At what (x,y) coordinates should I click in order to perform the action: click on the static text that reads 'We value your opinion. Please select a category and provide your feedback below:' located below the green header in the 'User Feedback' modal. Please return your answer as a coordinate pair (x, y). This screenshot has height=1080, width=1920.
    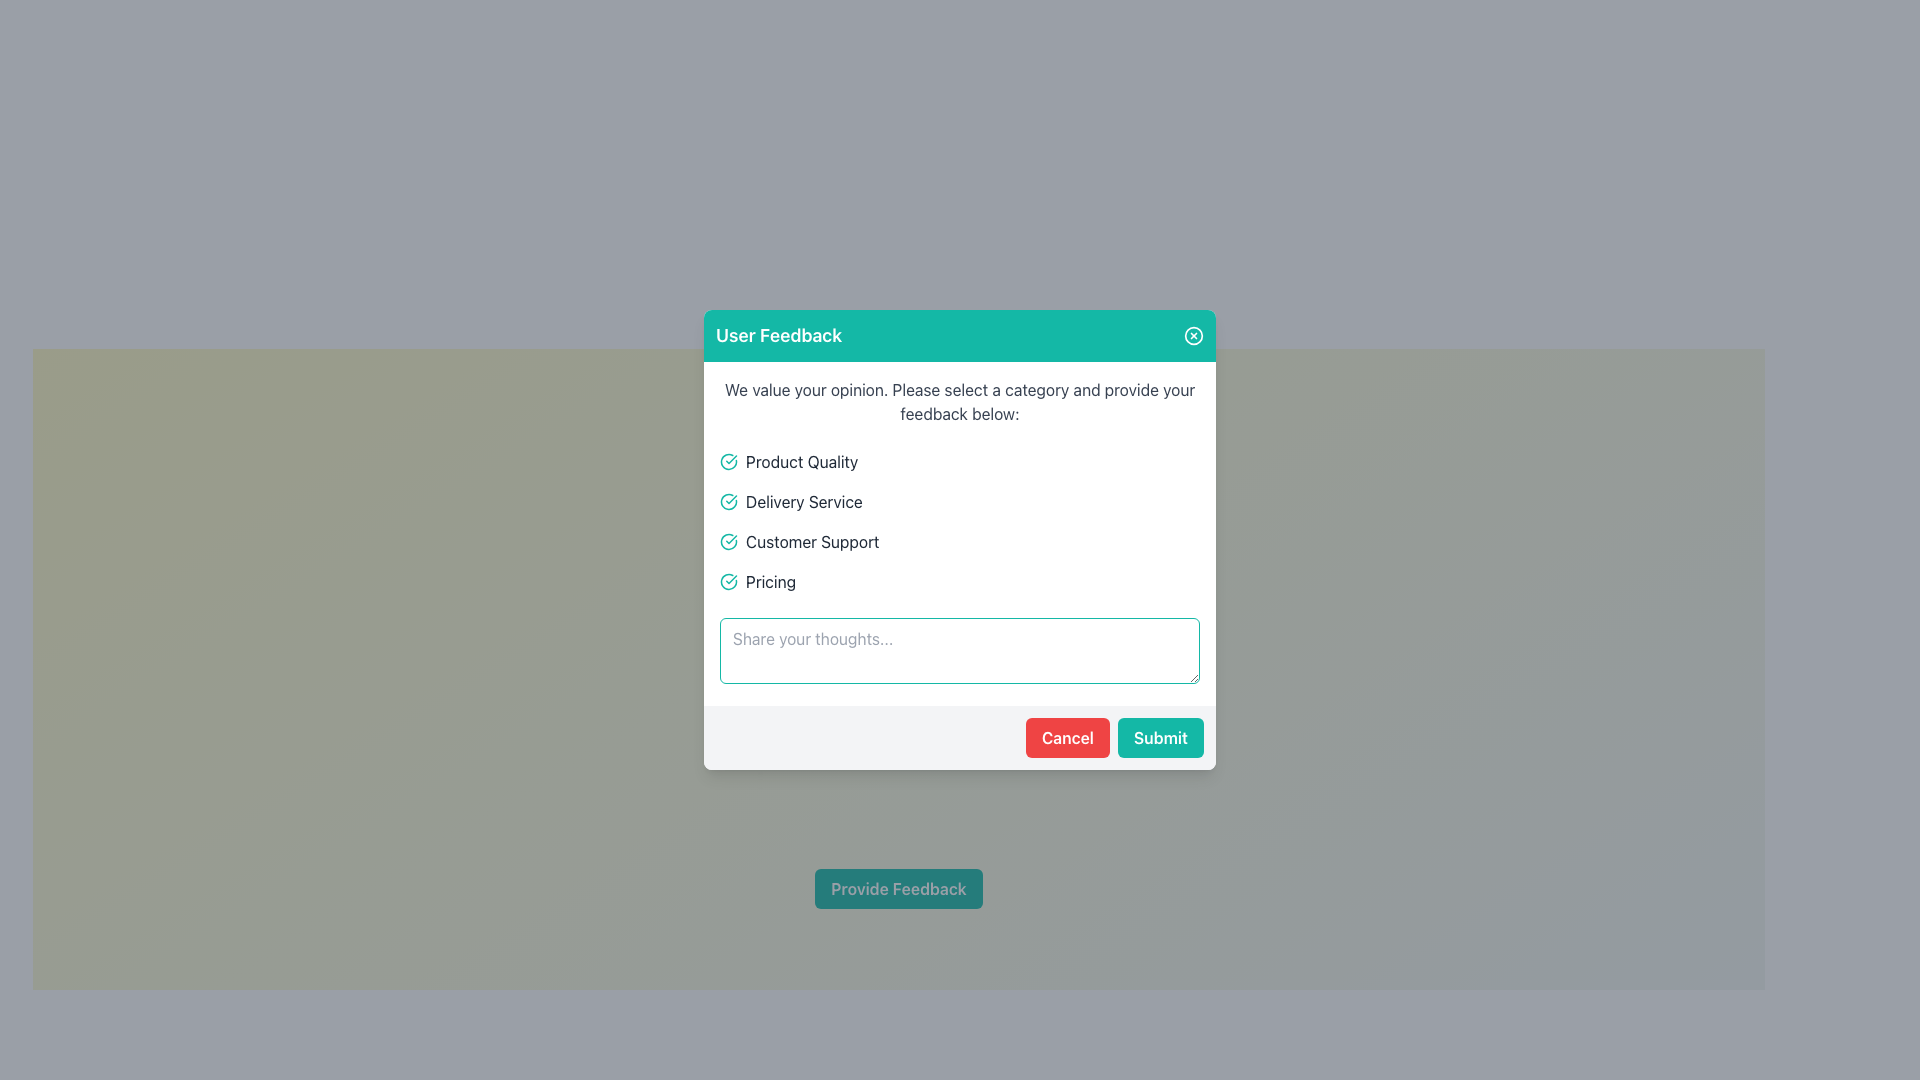
    Looking at the image, I should click on (960, 401).